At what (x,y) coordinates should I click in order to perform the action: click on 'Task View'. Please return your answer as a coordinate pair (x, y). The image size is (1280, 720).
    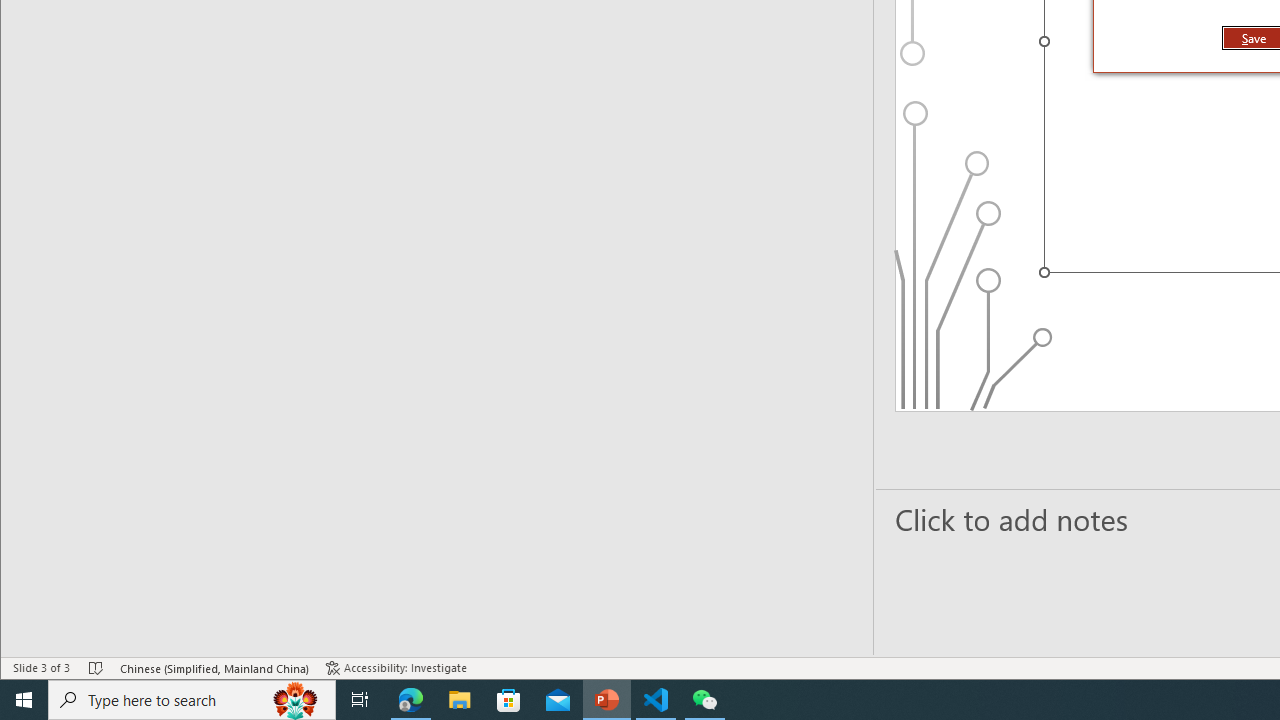
    Looking at the image, I should click on (359, 698).